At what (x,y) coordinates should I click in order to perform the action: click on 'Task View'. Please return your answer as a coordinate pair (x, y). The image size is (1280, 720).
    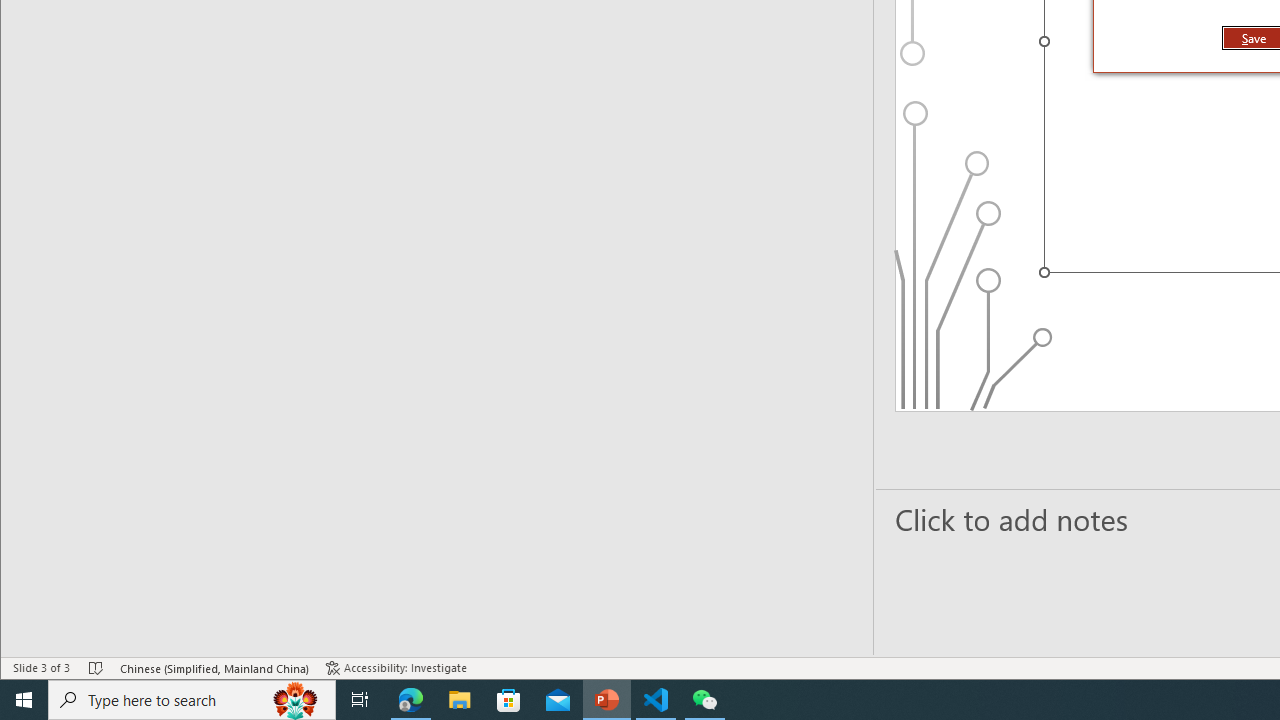
    Looking at the image, I should click on (359, 698).